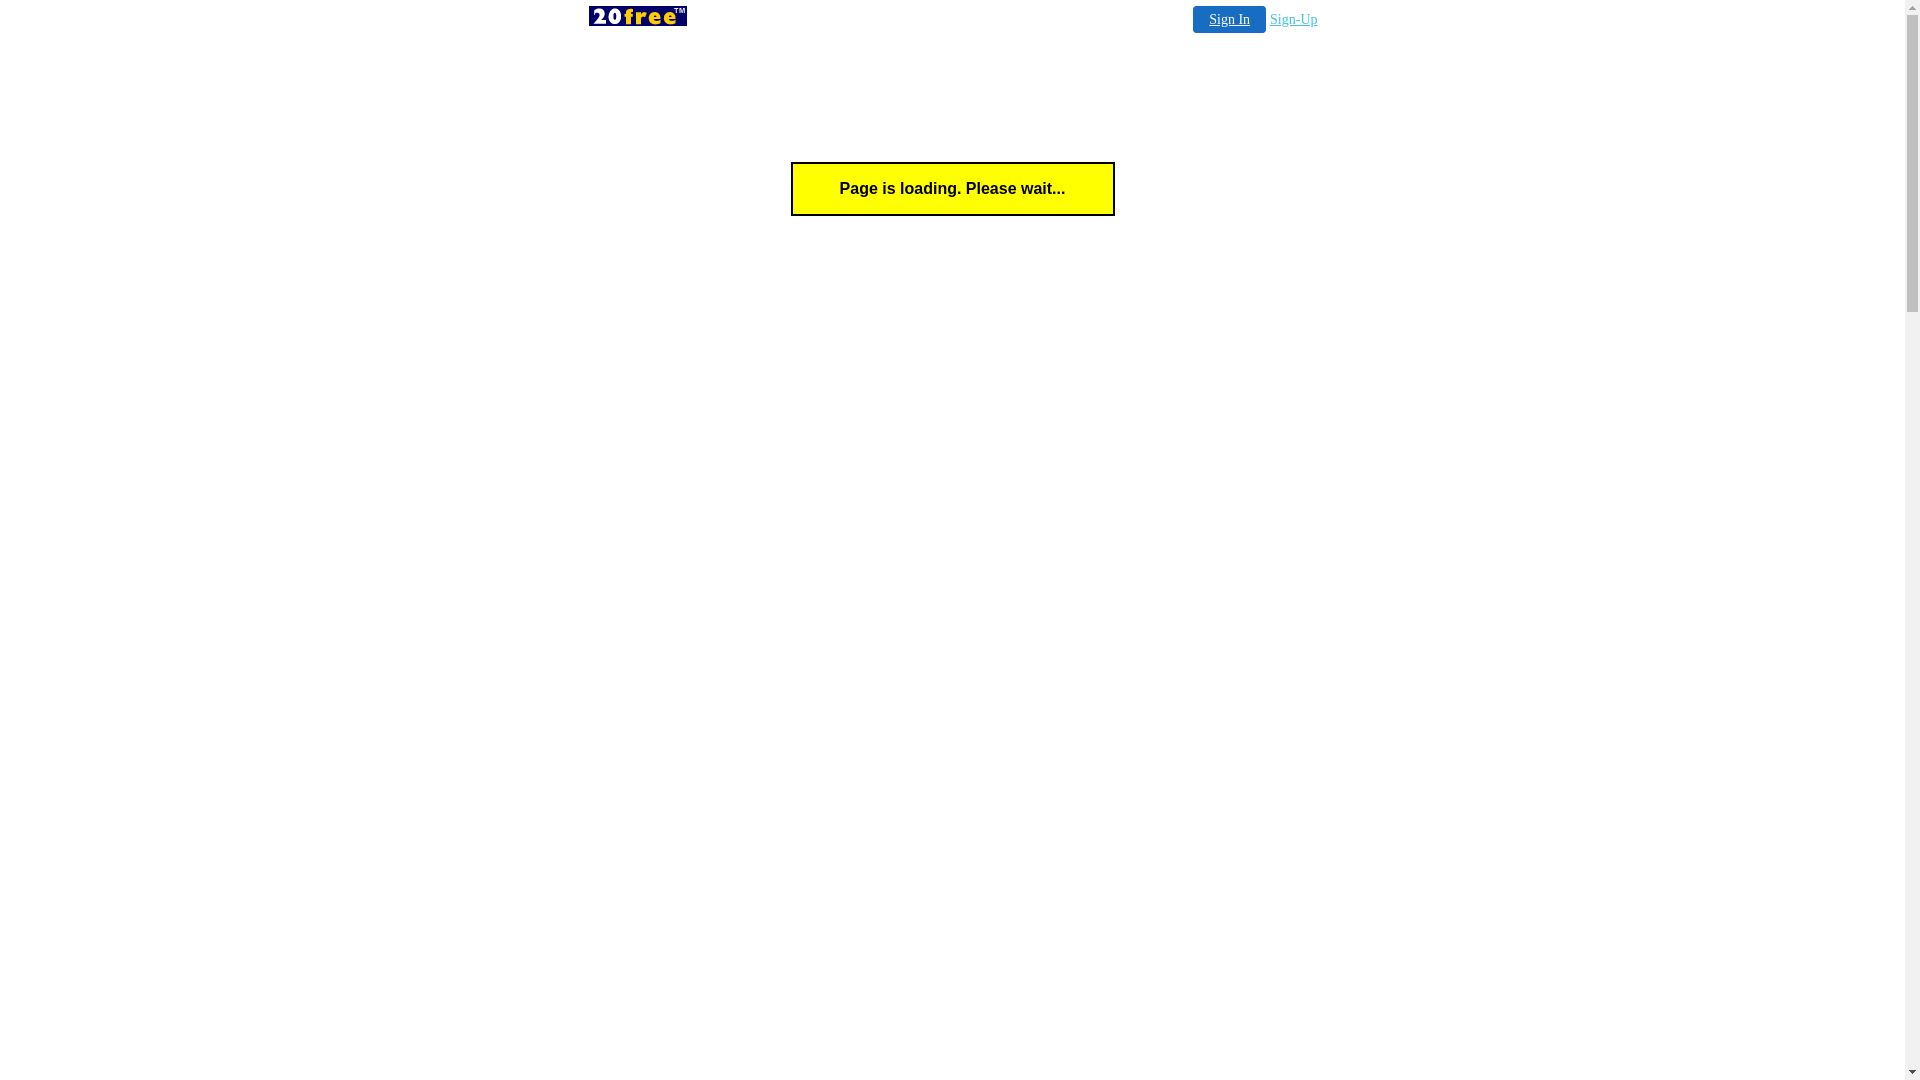  I want to click on 'Sign-Up', so click(1293, 19).